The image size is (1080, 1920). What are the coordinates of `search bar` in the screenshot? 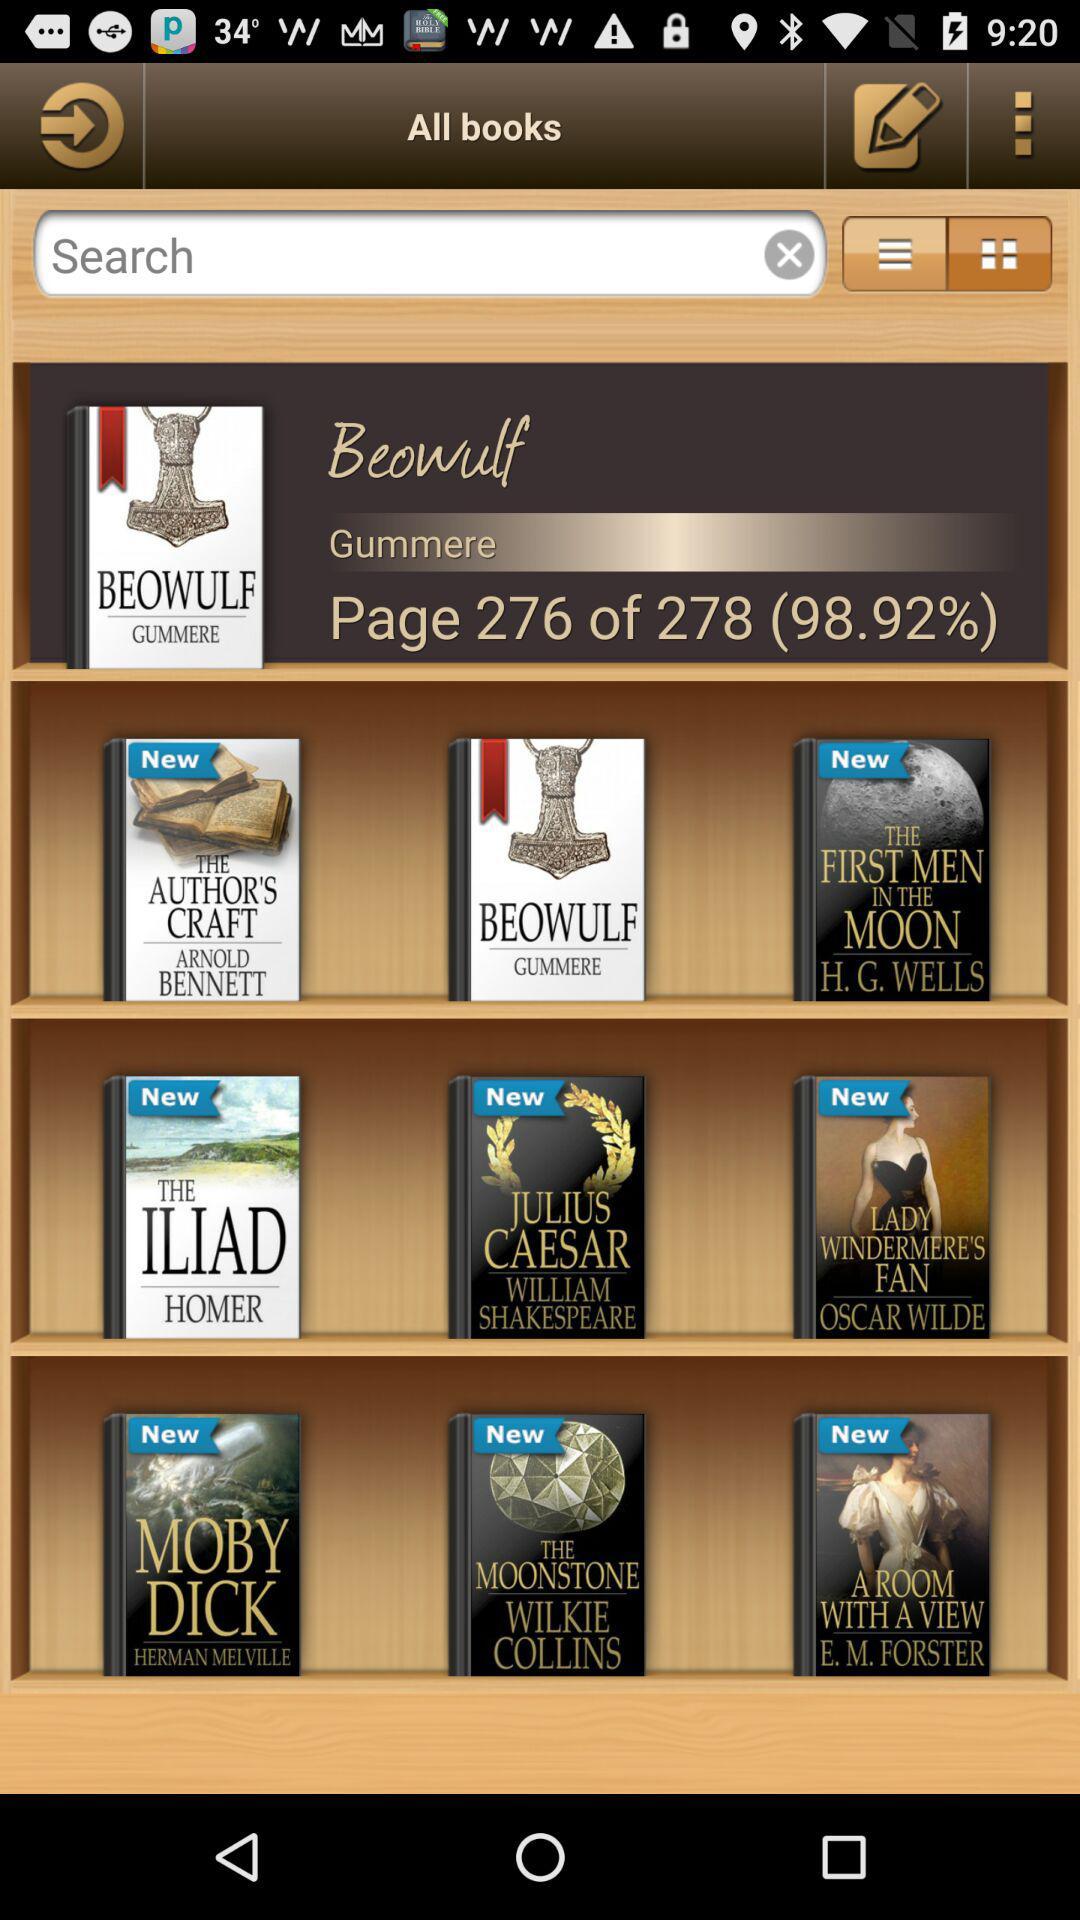 It's located at (429, 253).